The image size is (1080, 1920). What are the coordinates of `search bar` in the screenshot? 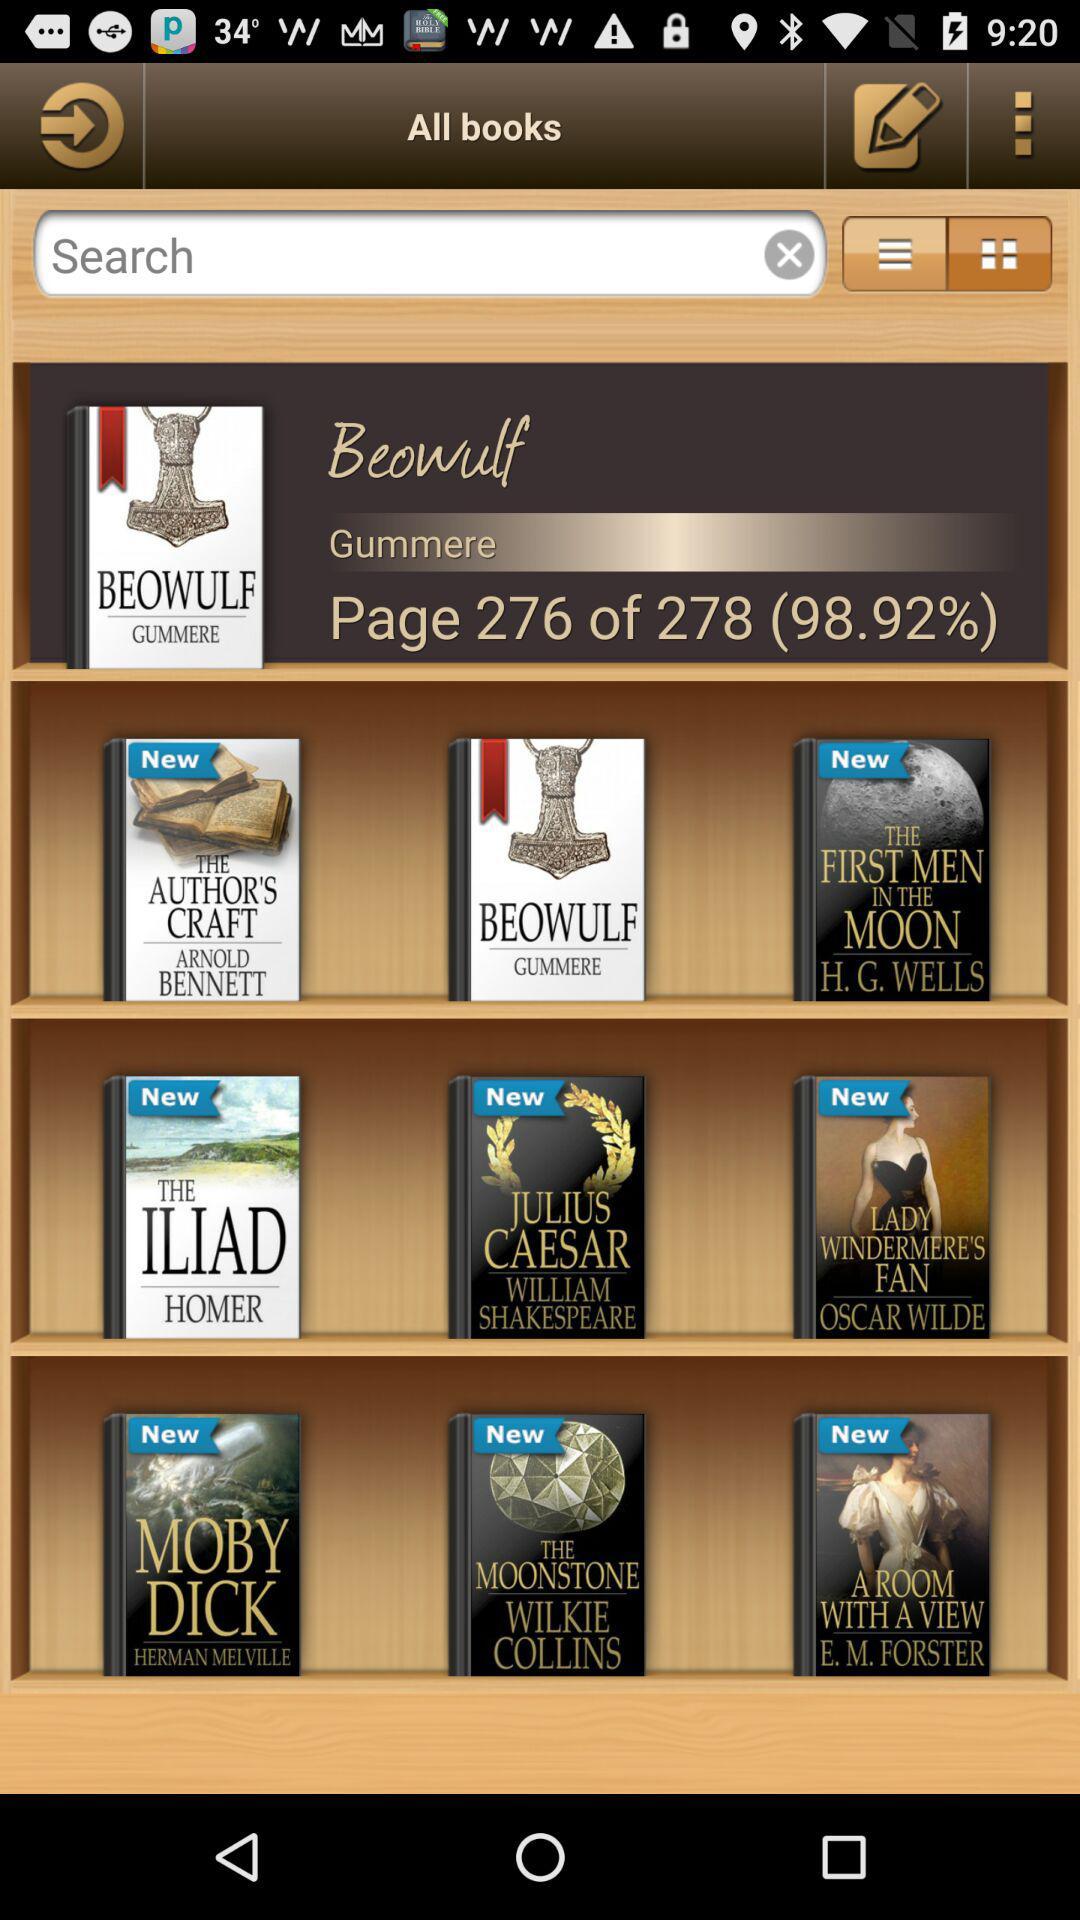 It's located at (429, 253).